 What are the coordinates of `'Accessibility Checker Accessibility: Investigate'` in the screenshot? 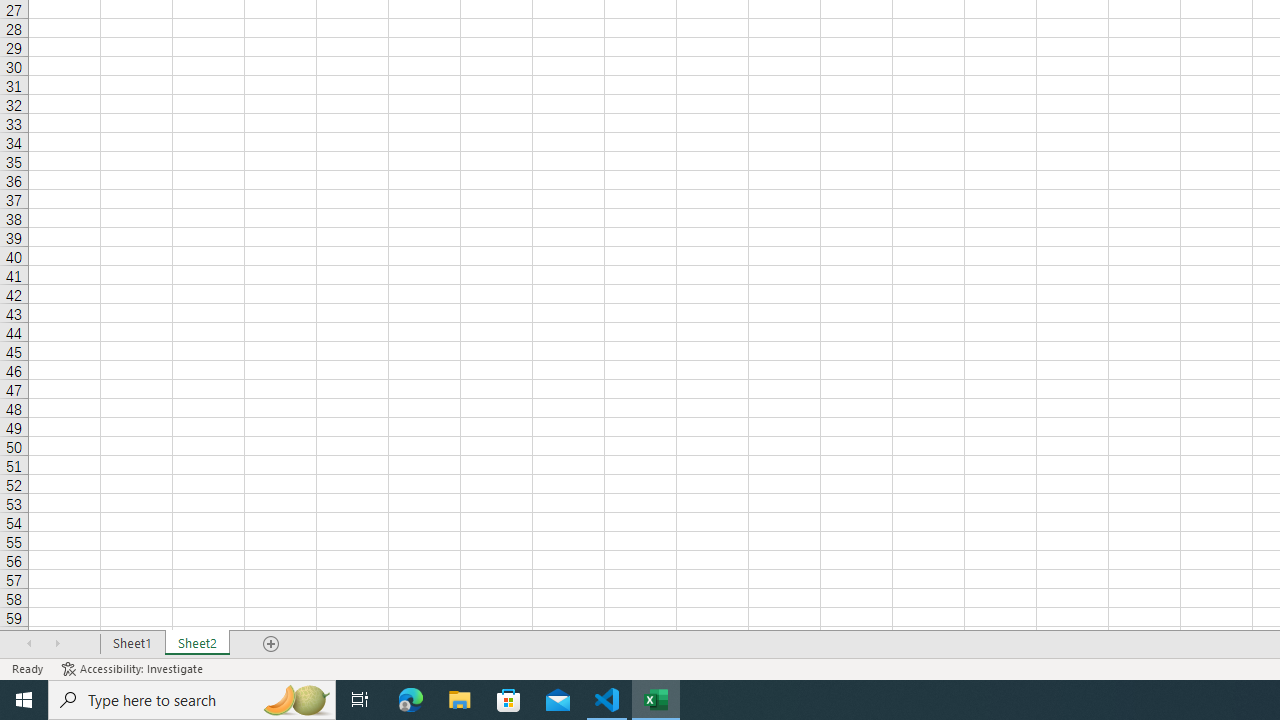 It's located at (133, 669).